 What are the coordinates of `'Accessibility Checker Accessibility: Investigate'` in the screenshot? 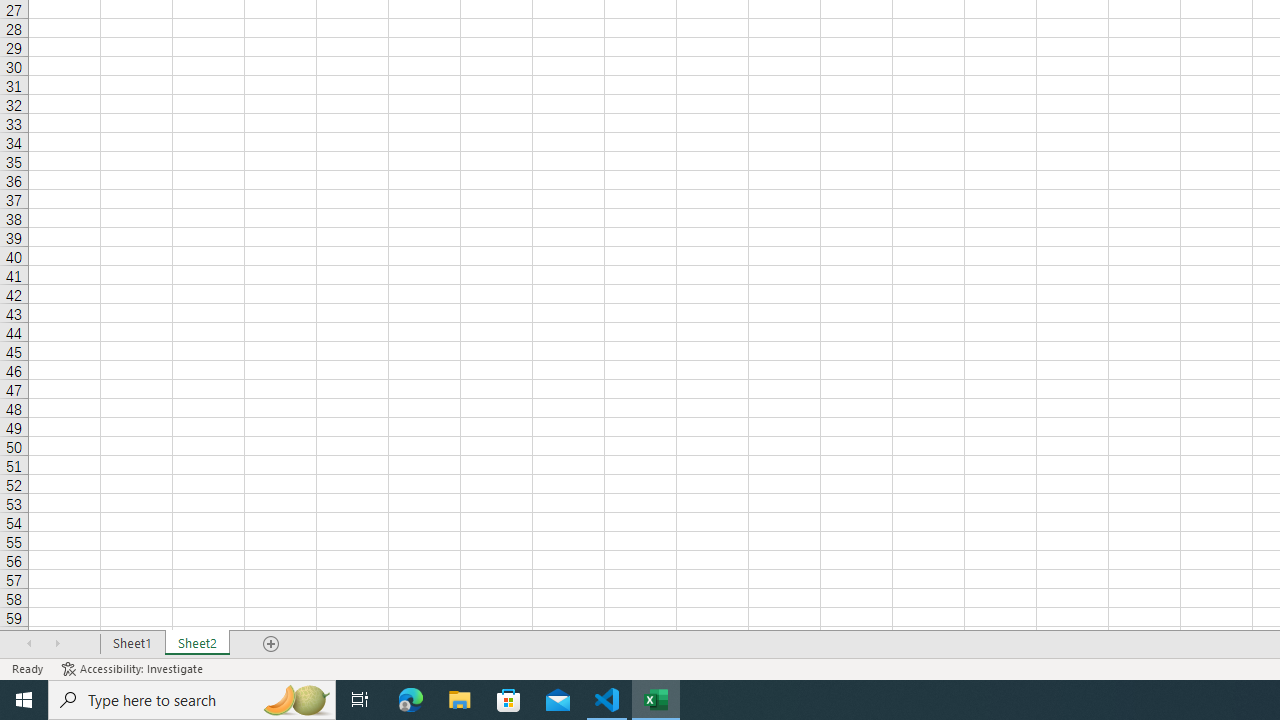 It's located at (133, 669).